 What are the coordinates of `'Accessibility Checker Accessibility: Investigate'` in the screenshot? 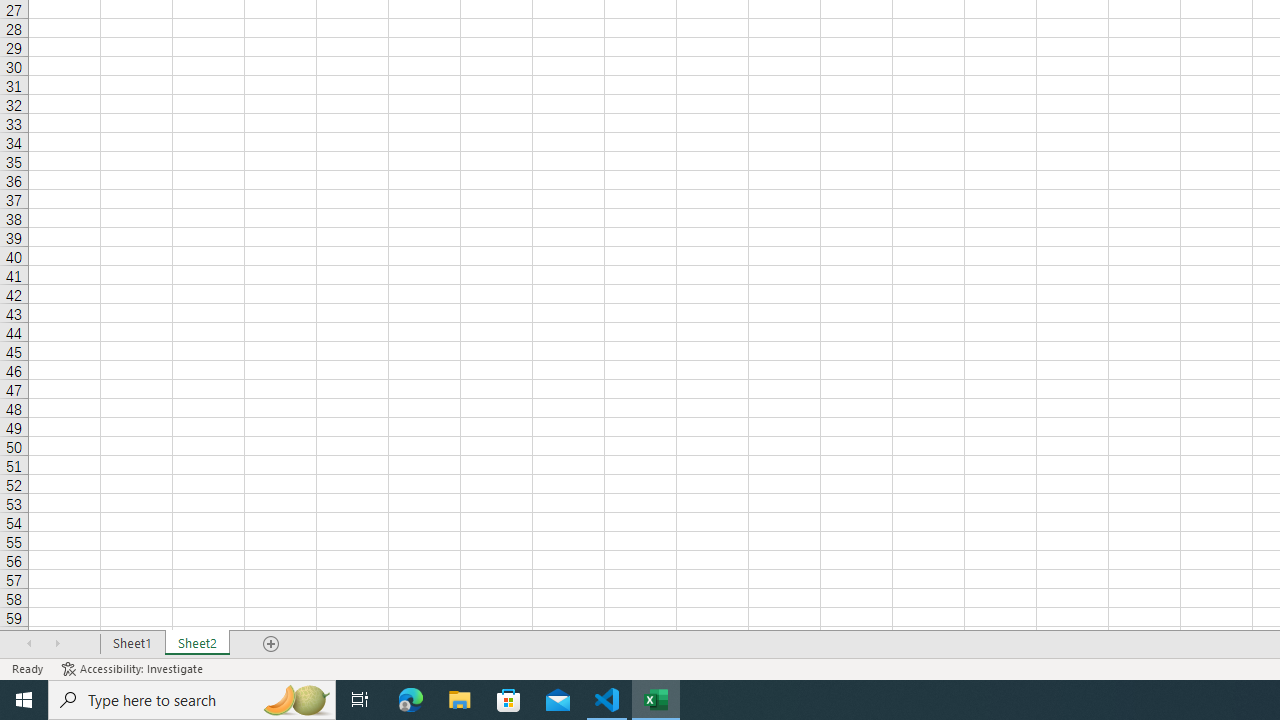 It's located at (133, 669).